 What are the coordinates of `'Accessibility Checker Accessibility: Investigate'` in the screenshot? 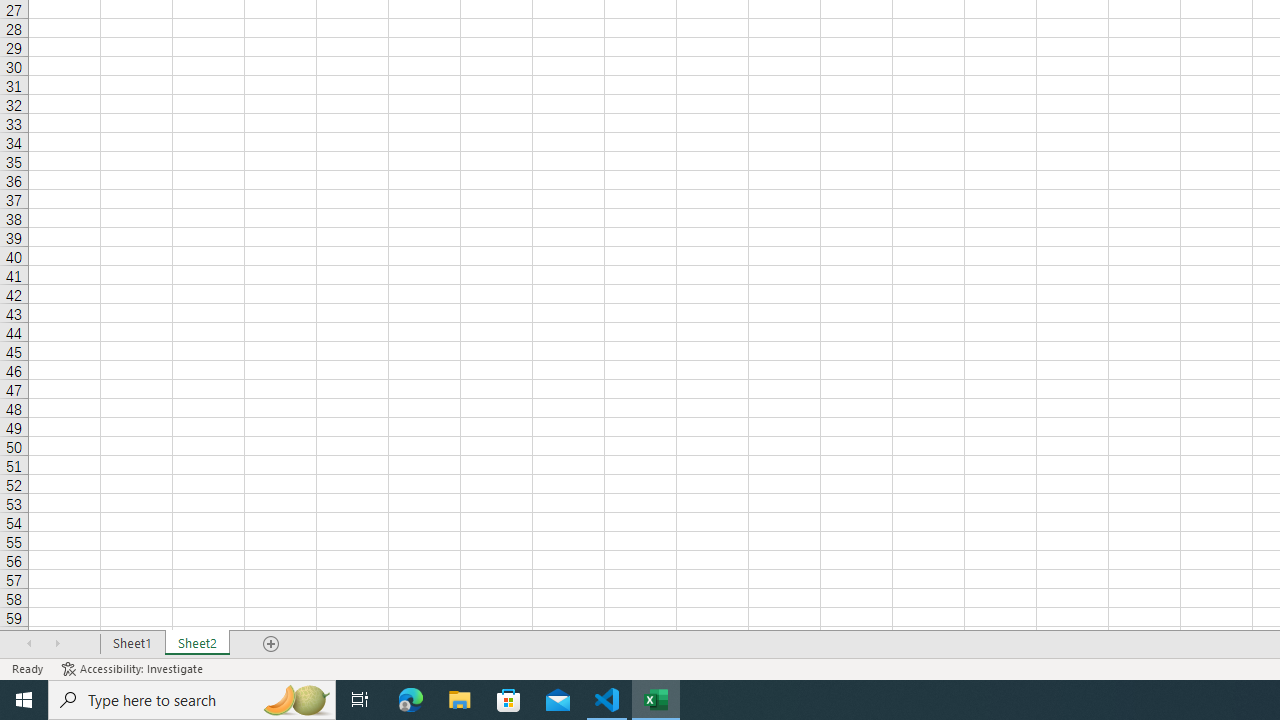 It's located at (133, 669).